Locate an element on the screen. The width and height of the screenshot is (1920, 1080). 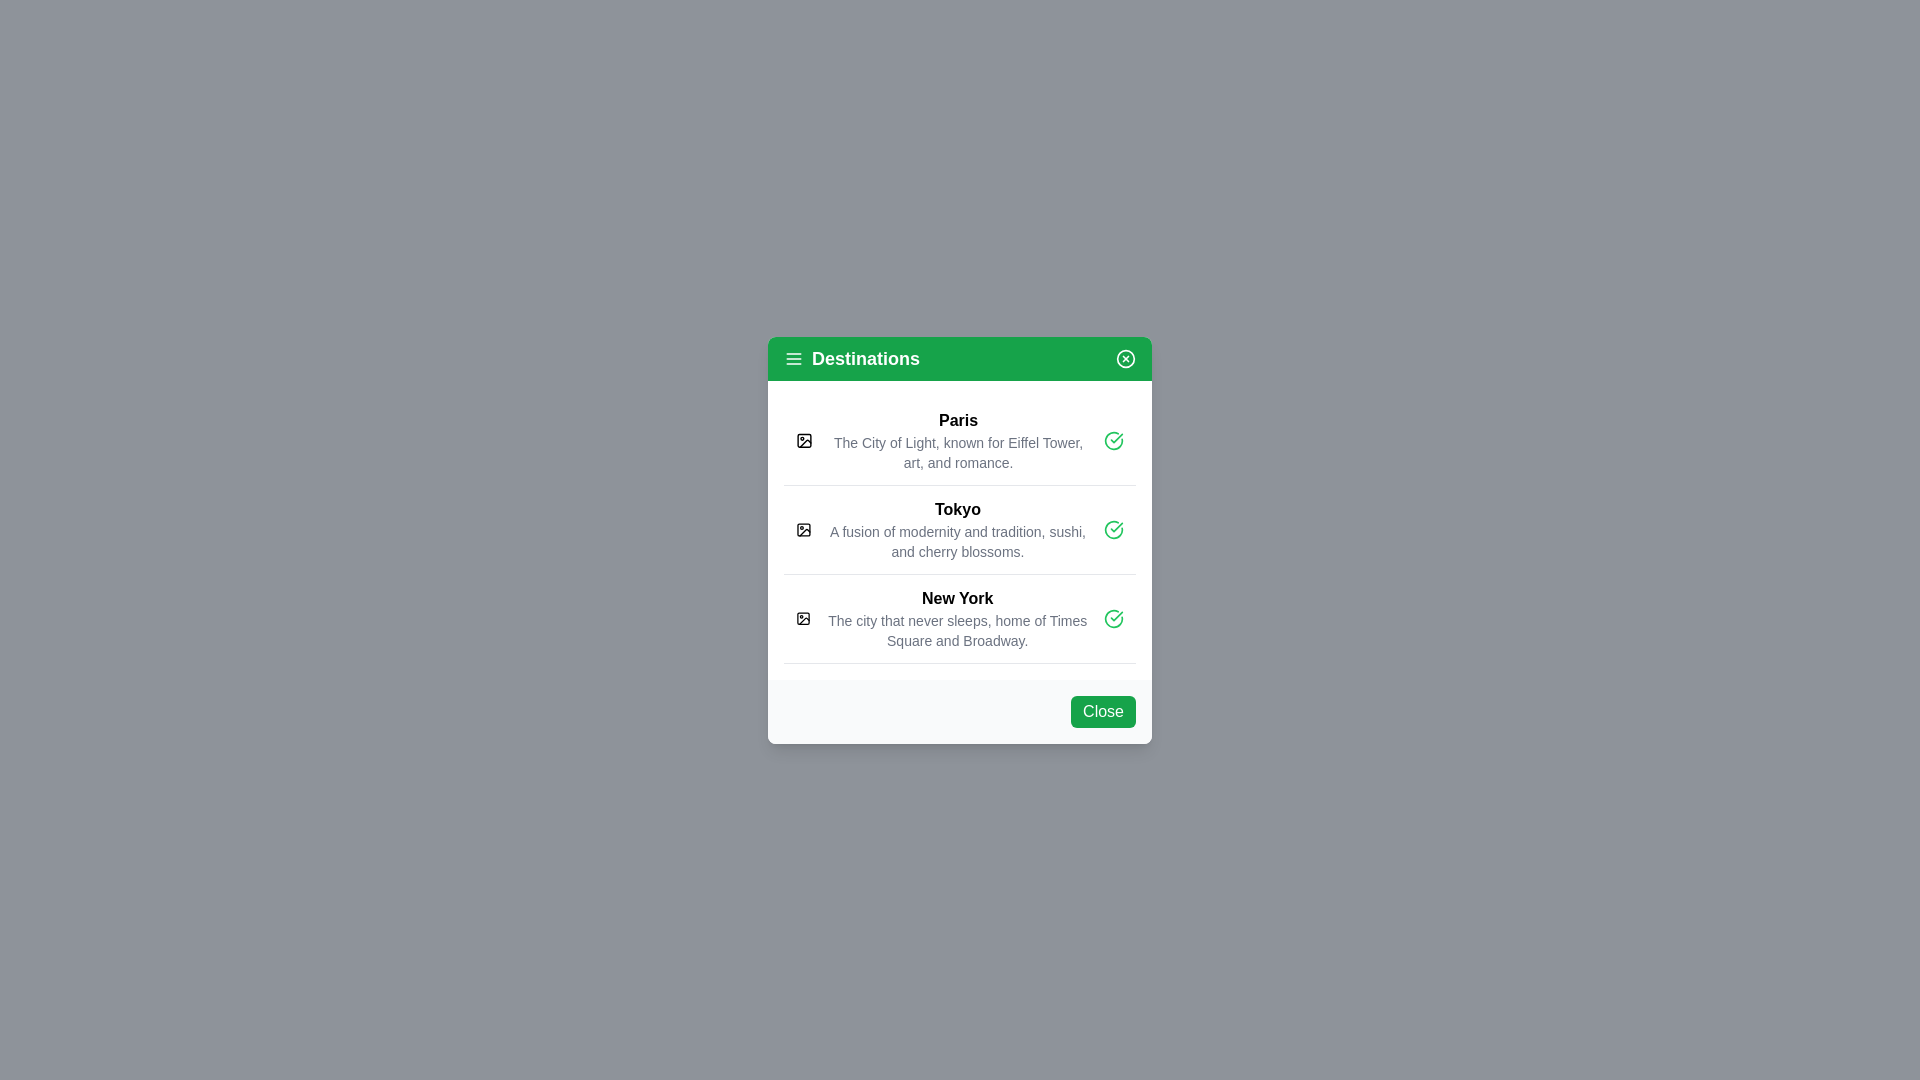
the static text element that provides additional information about the destination 'Paris', located below the main text in the first item of the vertical list is located at coordinates (957, 452).